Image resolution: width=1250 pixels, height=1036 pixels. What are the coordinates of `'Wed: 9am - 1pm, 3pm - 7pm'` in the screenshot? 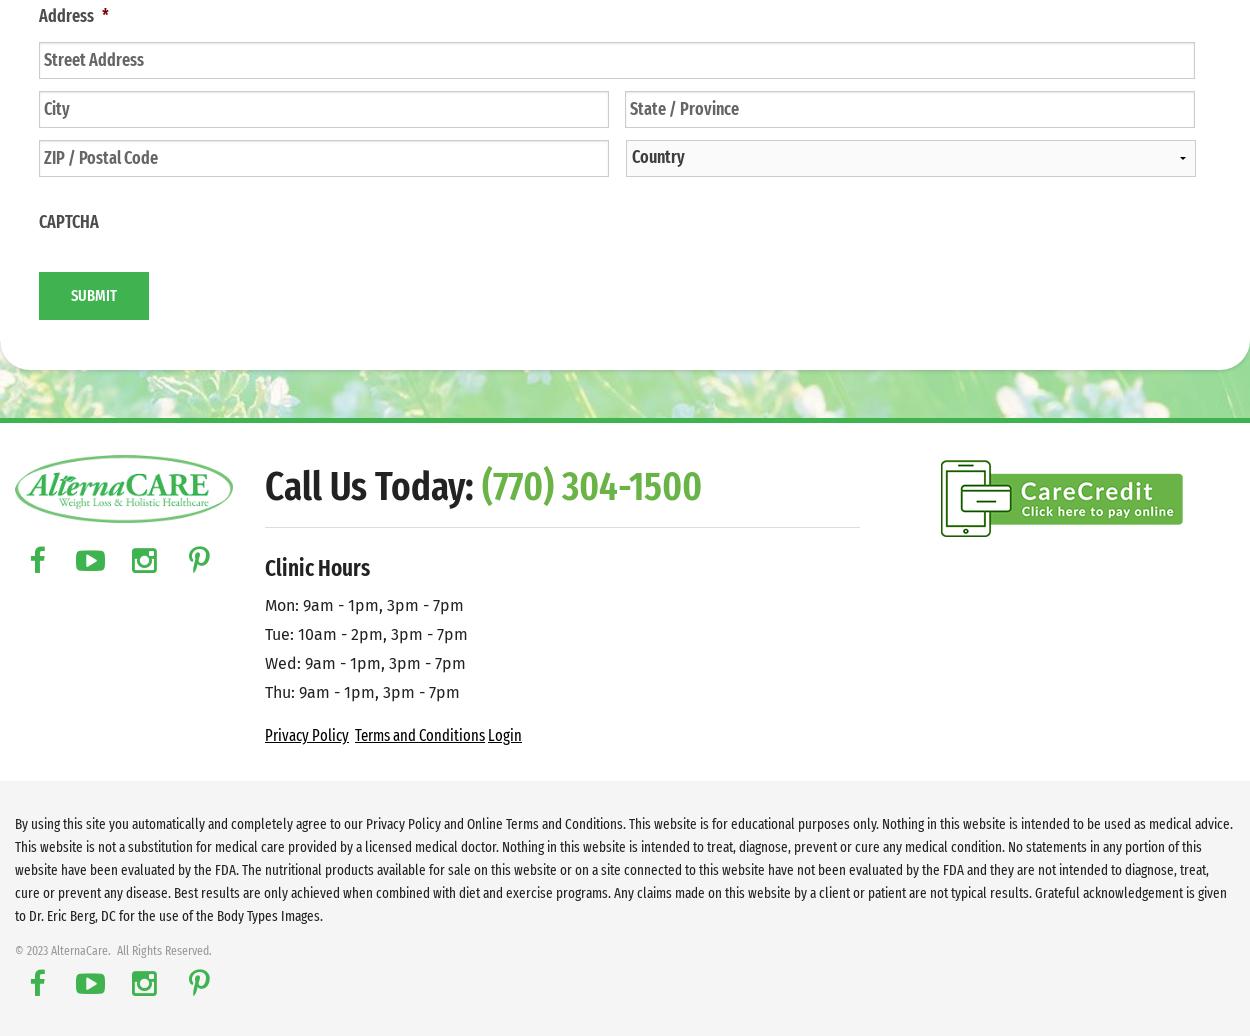 It's located at (265, 662).